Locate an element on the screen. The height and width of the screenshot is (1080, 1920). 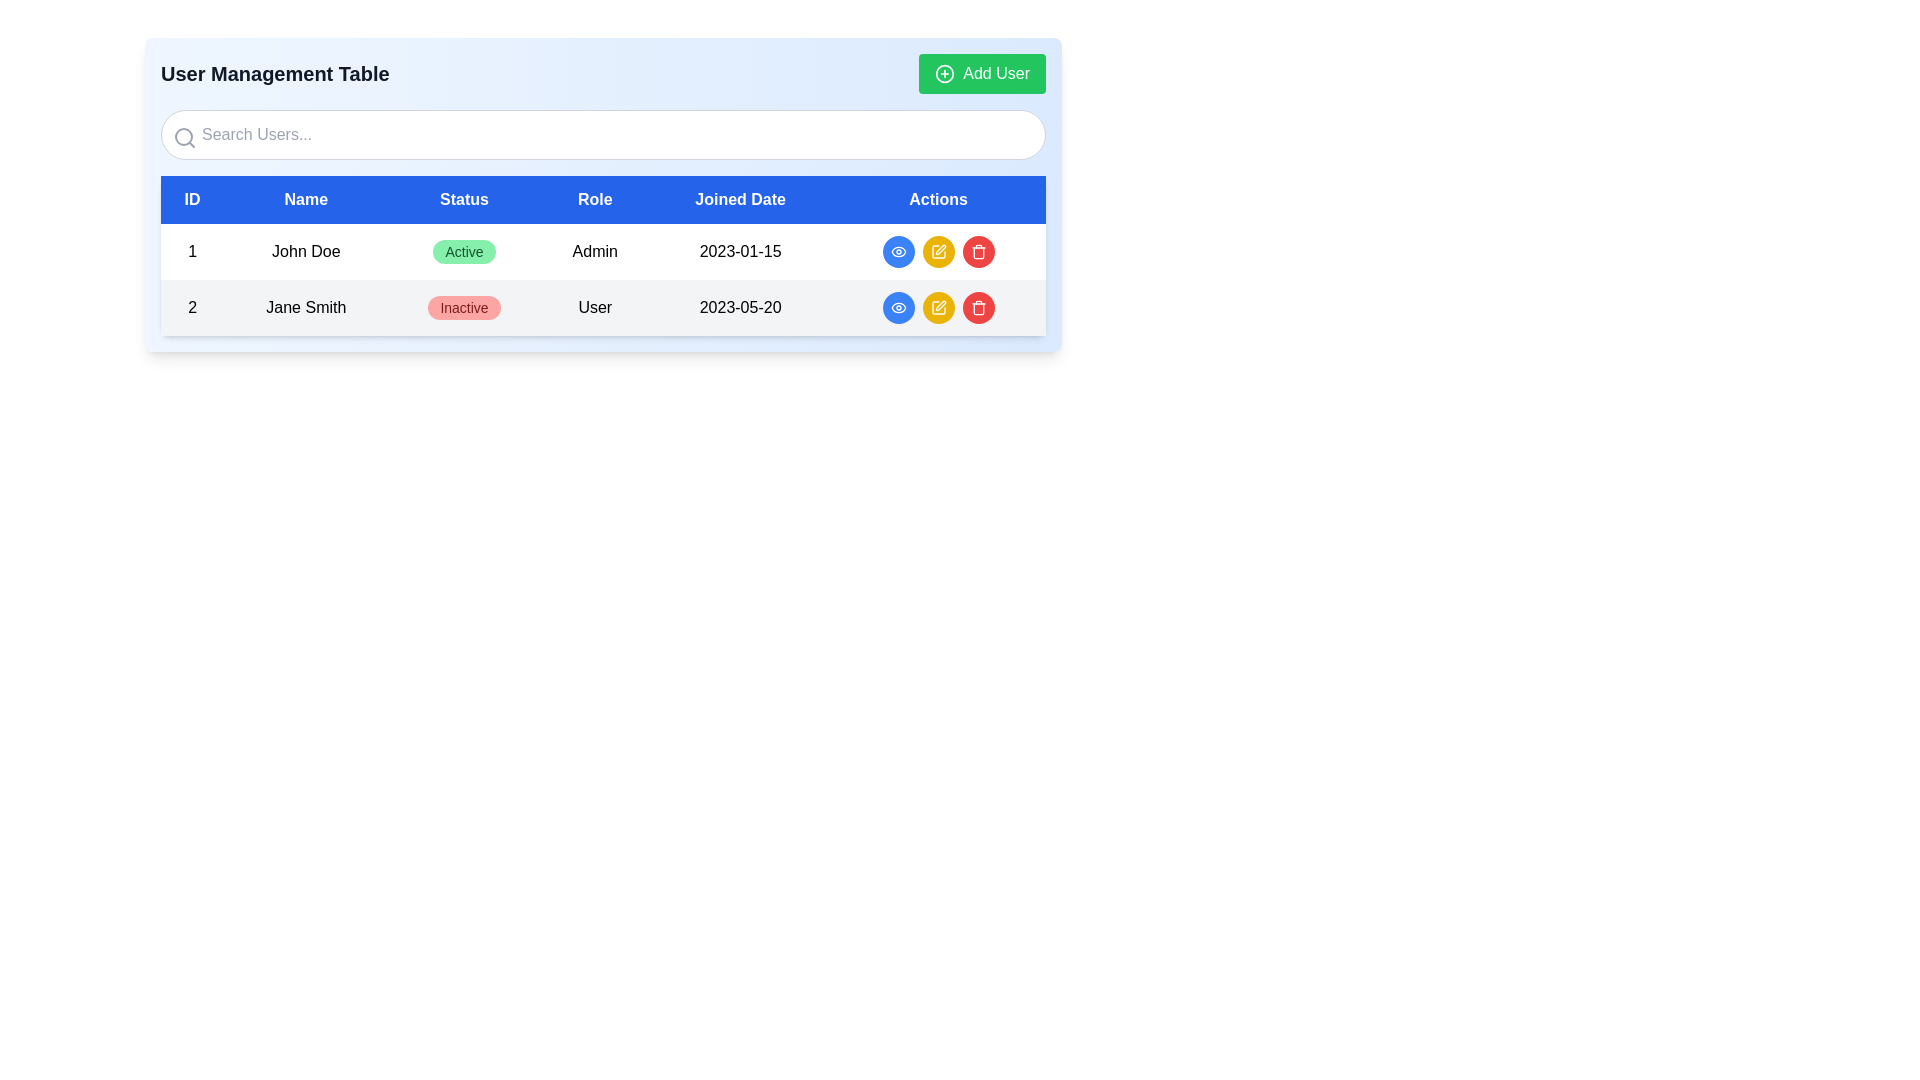
the yellow circular button with a white pen icon located in the action column of the second row of the user management table to initiate editing is located at coordinates (937, 308).